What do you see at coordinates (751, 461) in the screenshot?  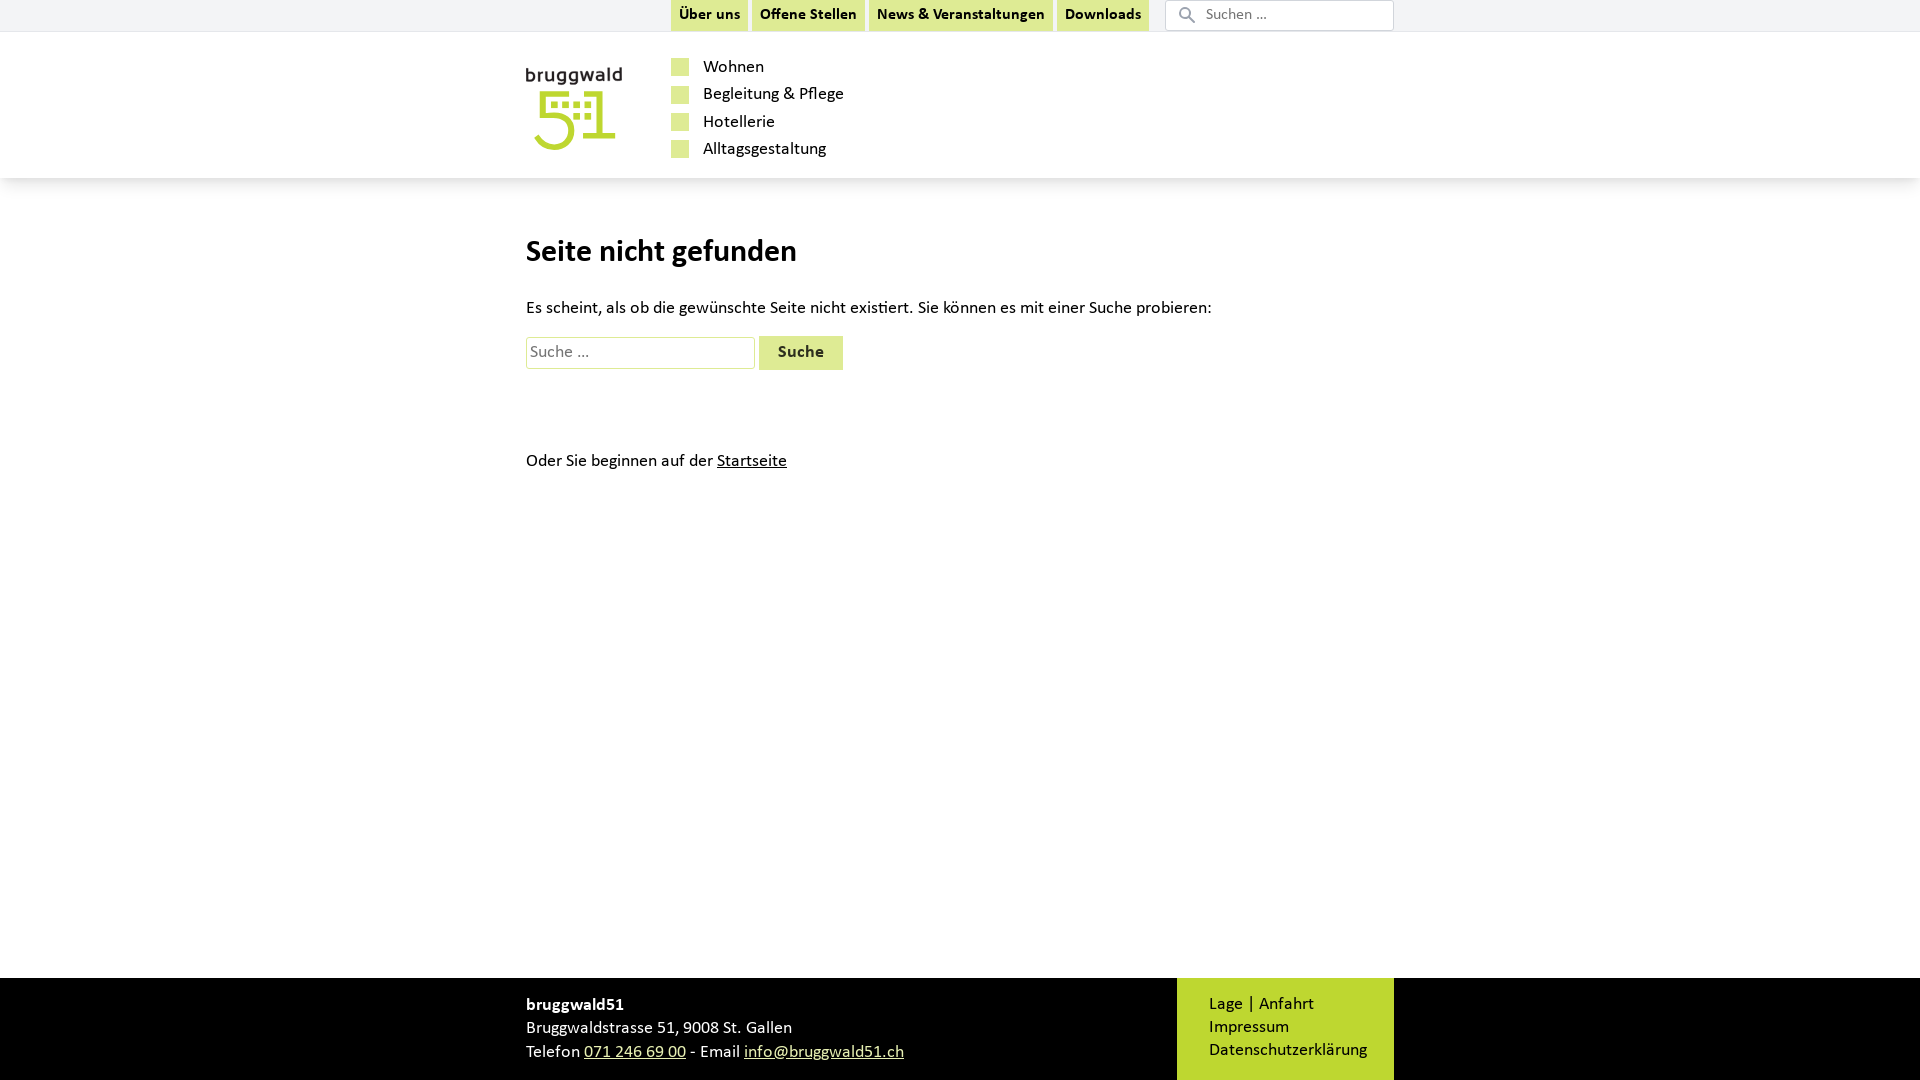 I see `'Startseite'` at bounding box center [751, 461].